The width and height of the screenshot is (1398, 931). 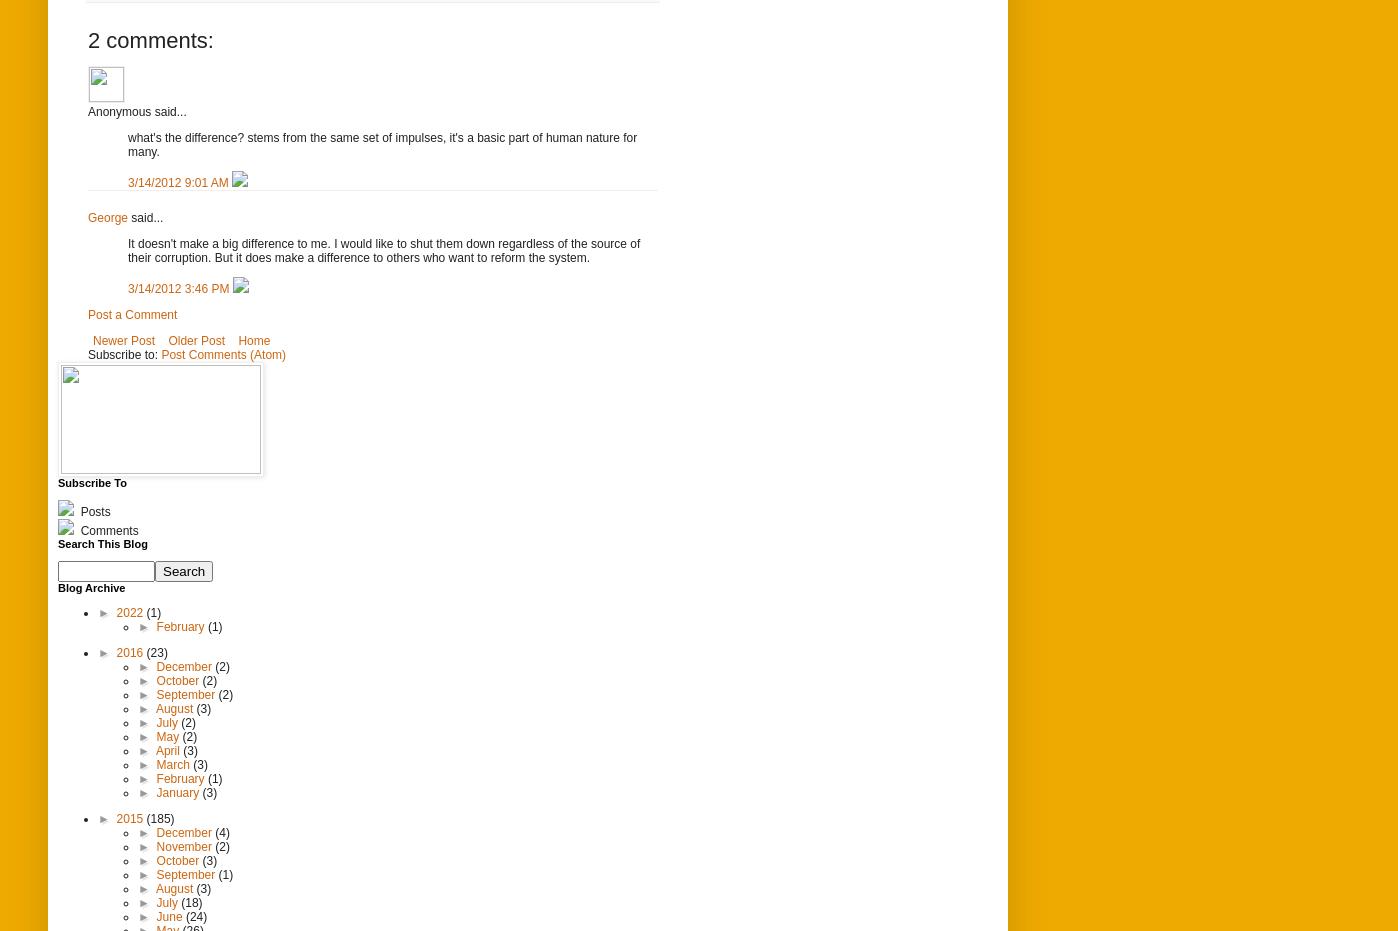 What do you see at coordinates (170, 916) in the screenshot?
I see `'June'` at bounding box center [170, 916].